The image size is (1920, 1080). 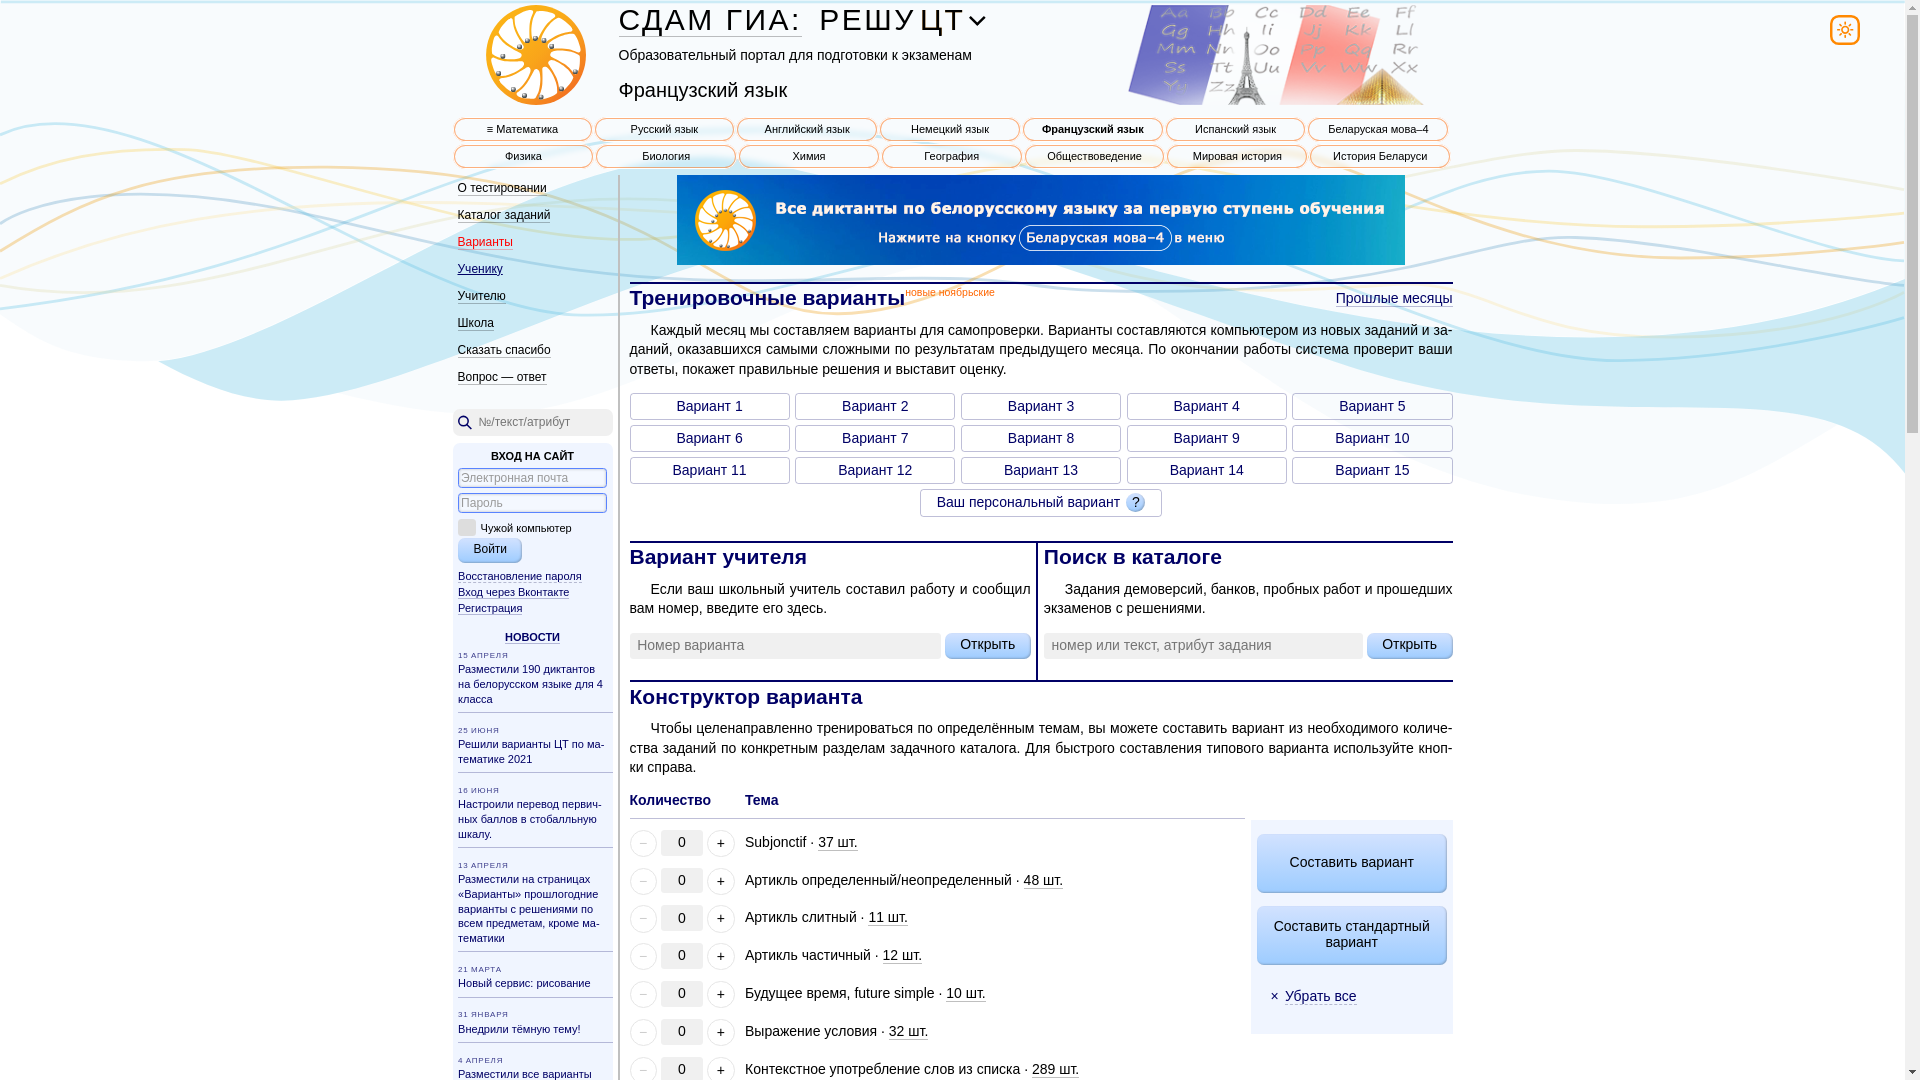 What do you see at coordinates (720, 955) in the screenshot?
I see `'+'` at bounding box center [720, 955].